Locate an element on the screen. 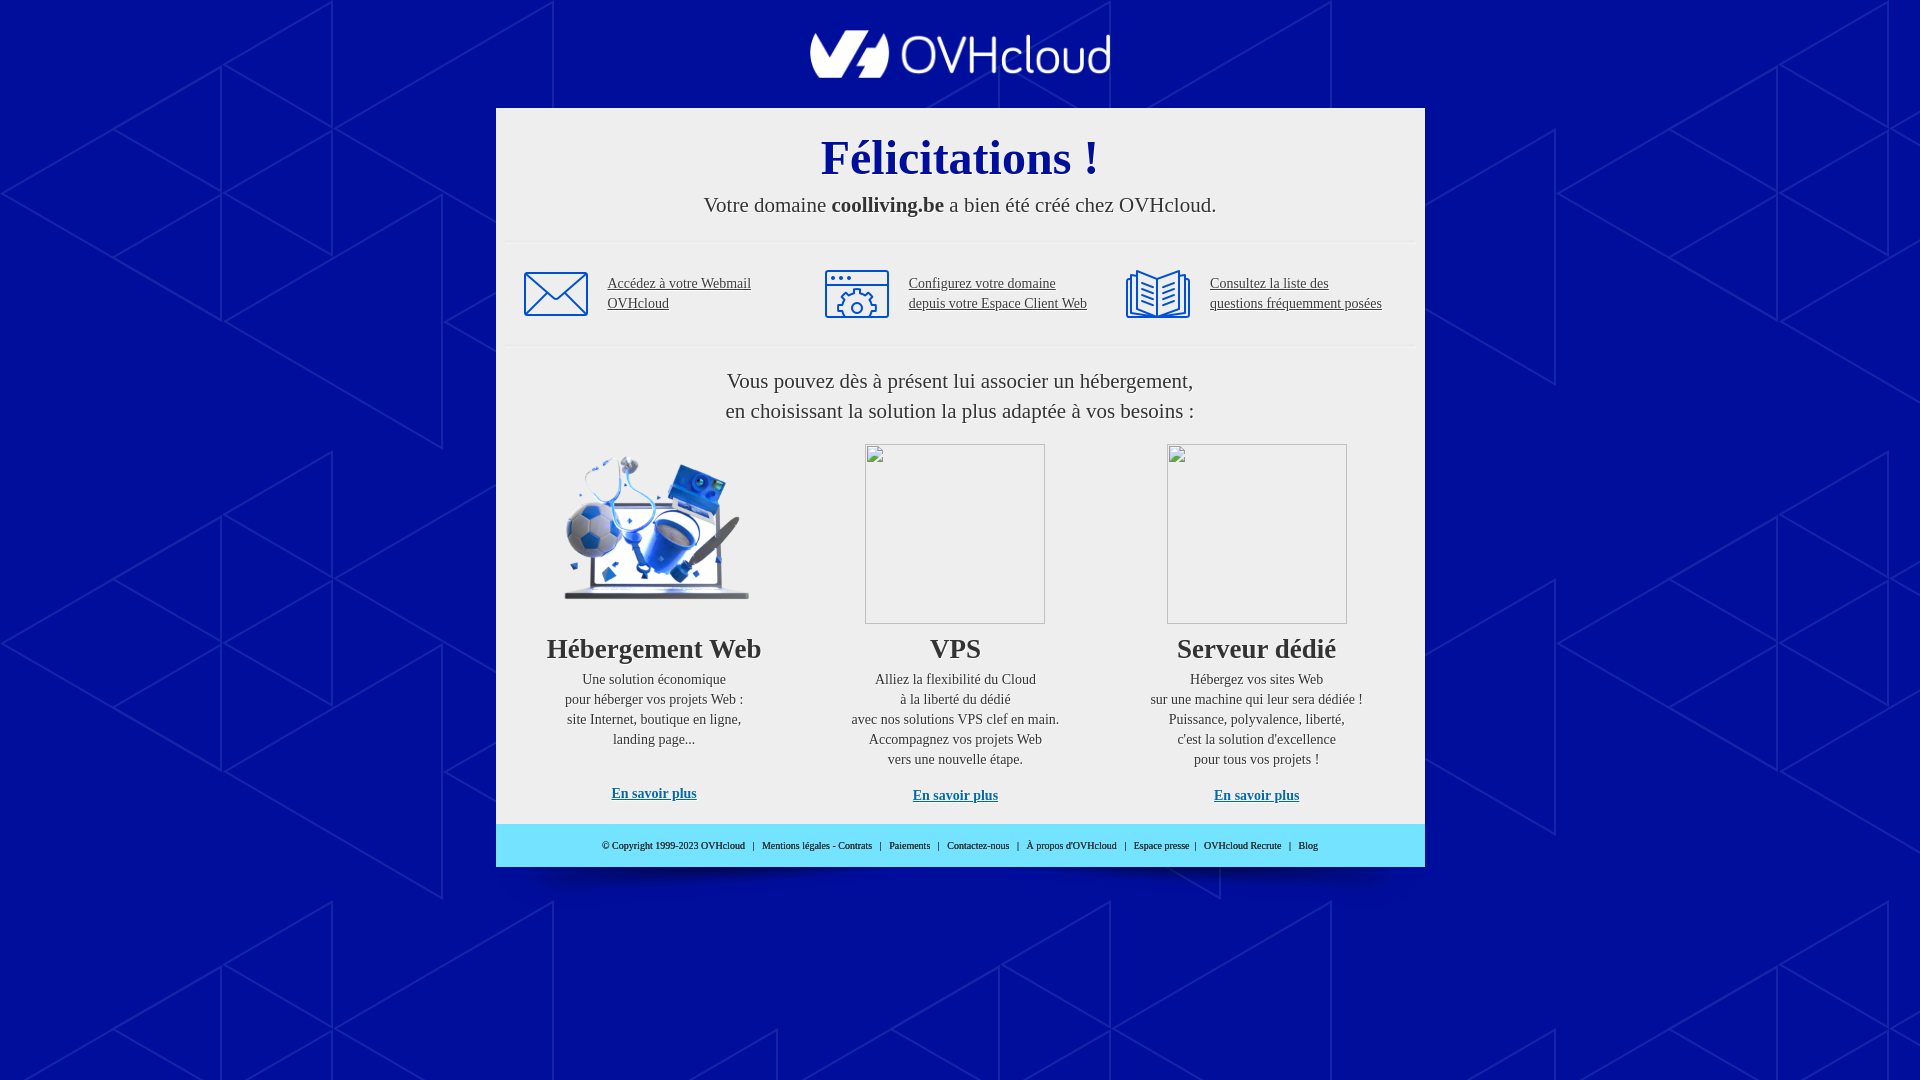 The image size is (1920, 1080). 'OVHcloud Recrute' is located at coordinates (1241, 845).